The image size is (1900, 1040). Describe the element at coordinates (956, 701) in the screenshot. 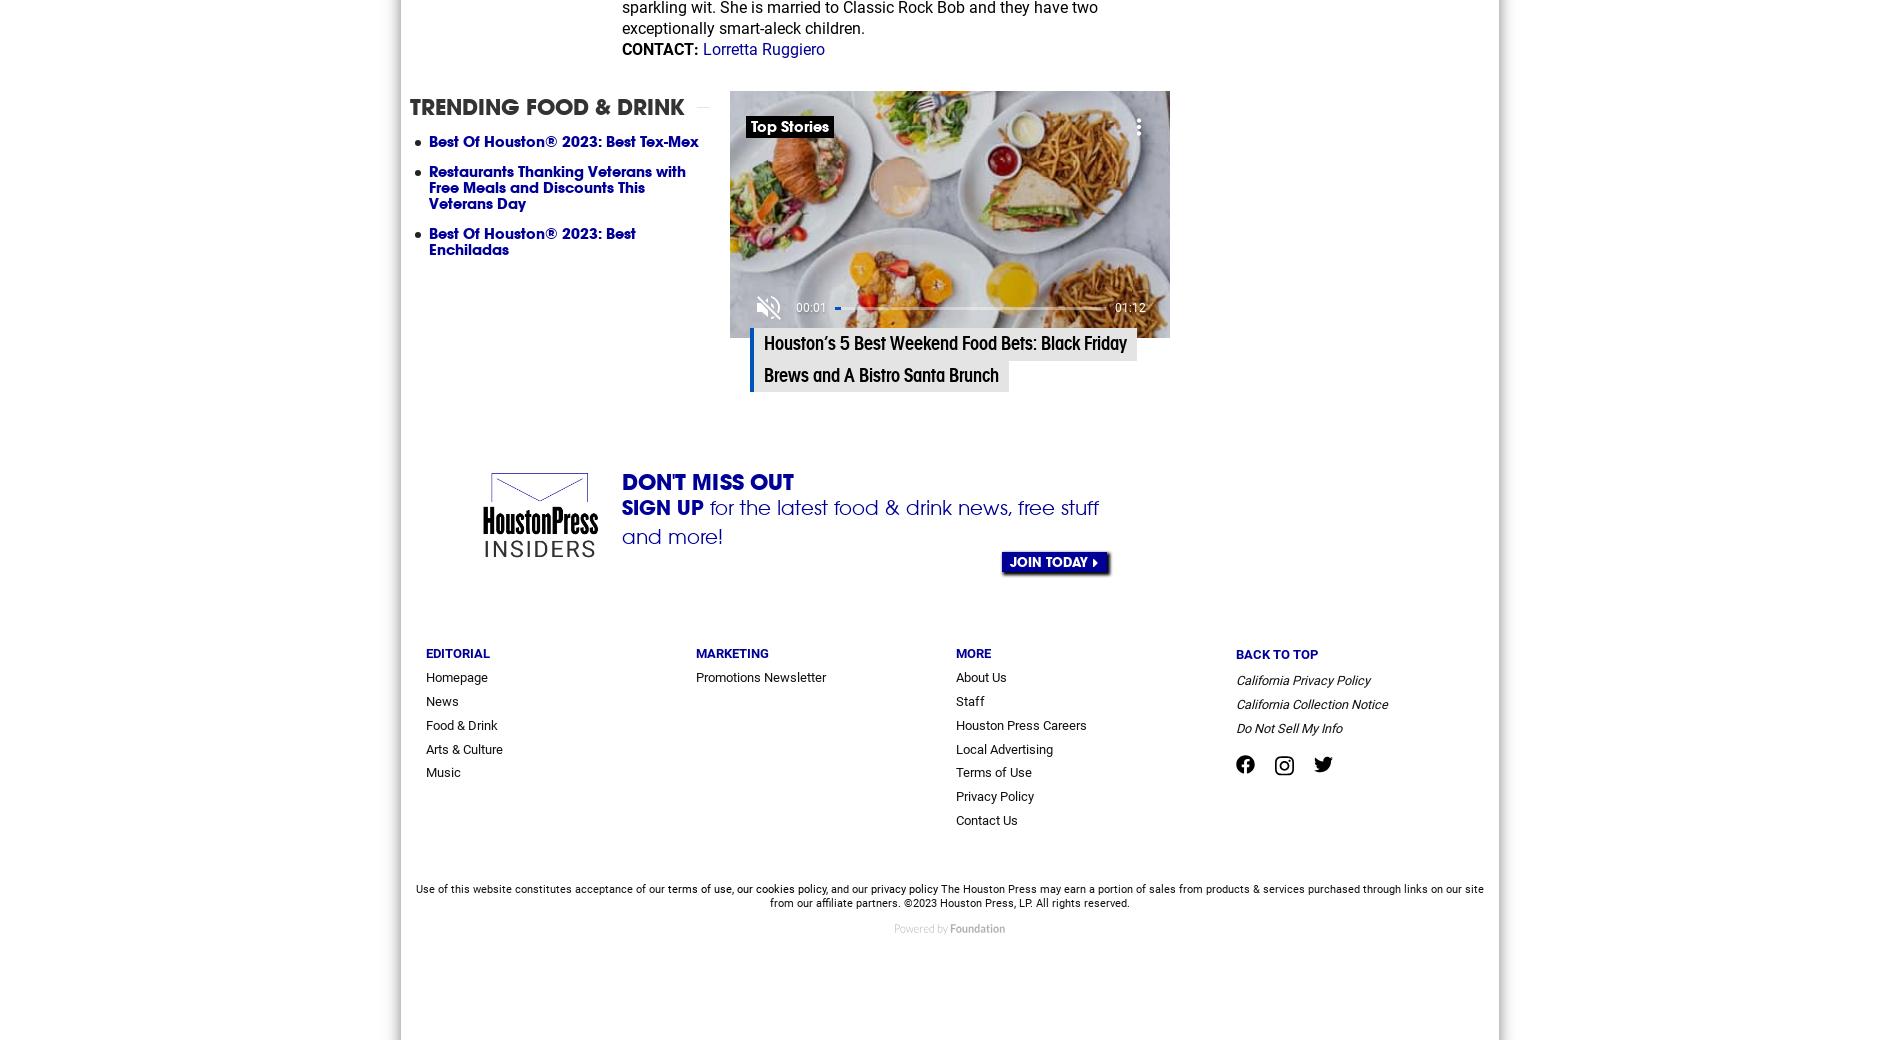

I see `'Staff'` at that location.